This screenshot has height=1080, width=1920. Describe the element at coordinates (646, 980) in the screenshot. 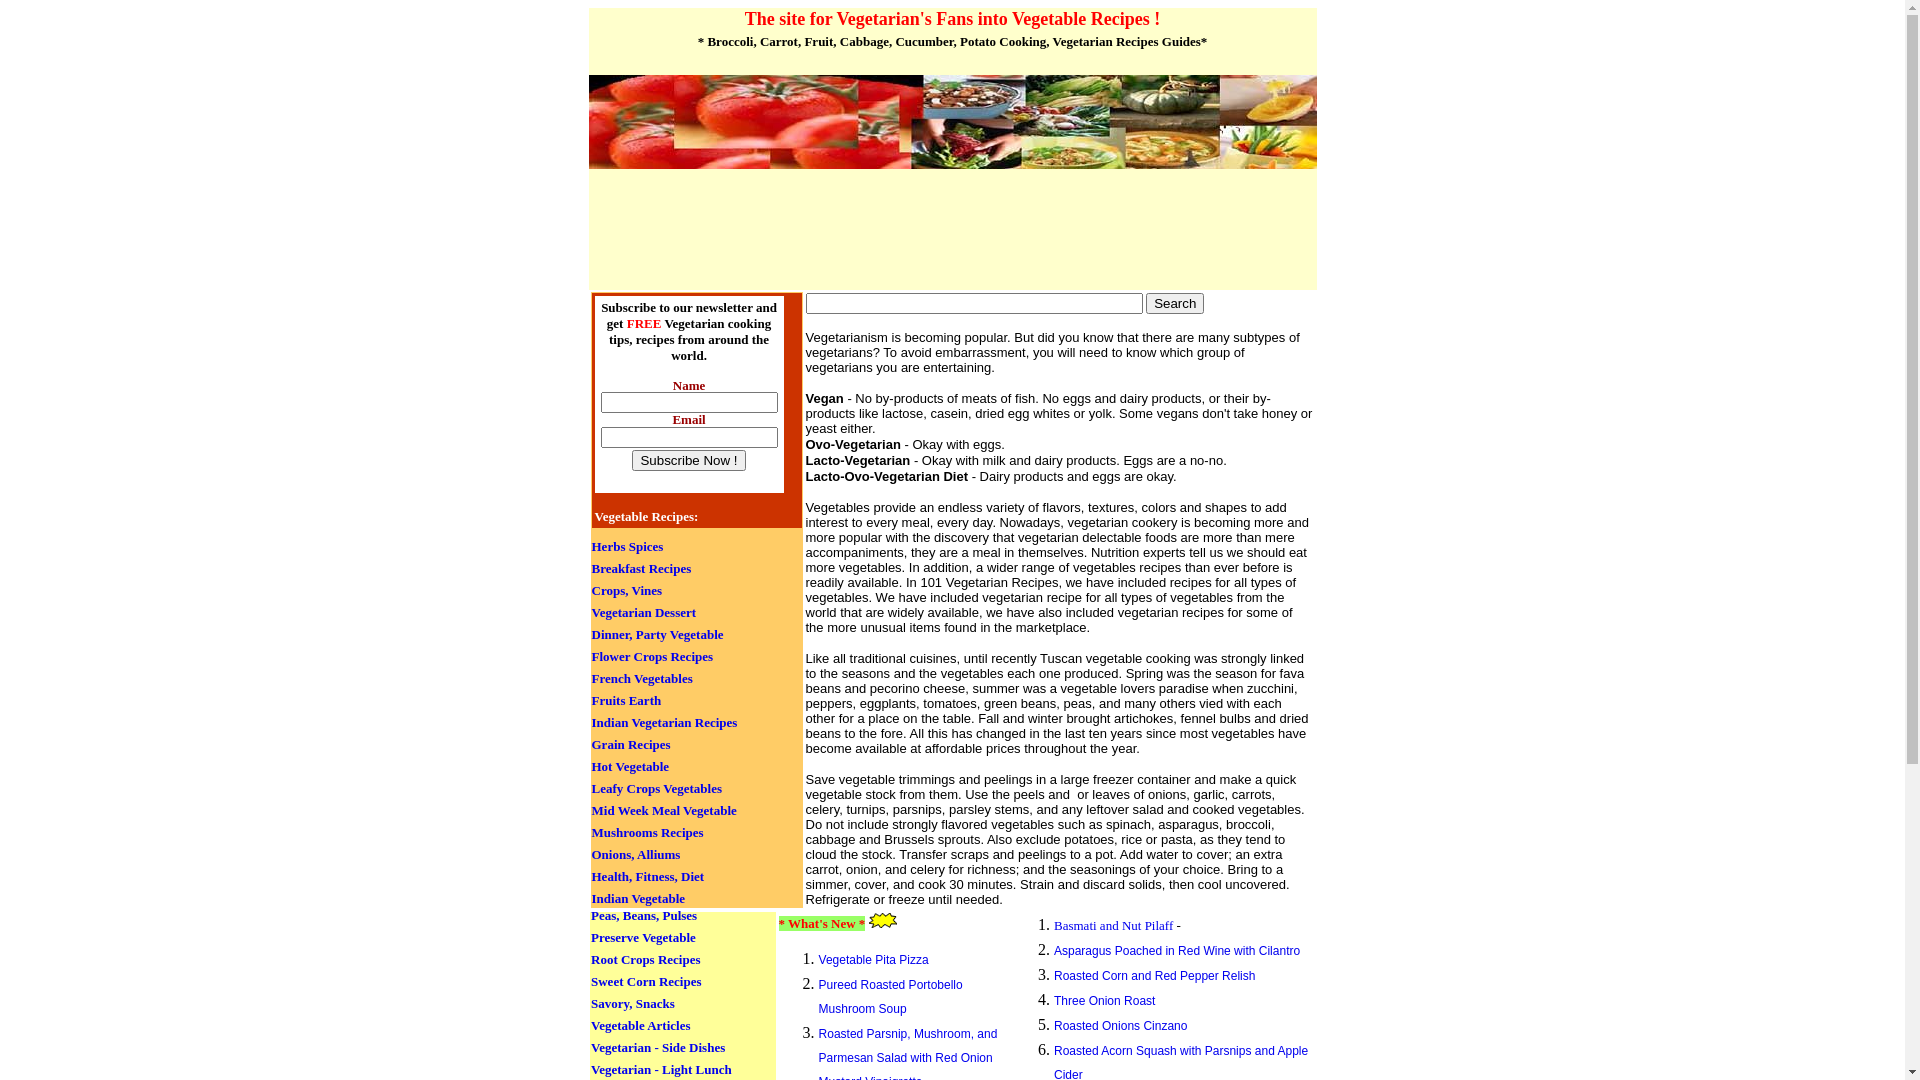

I see `'Sweet Corn Recipes'` at that location.